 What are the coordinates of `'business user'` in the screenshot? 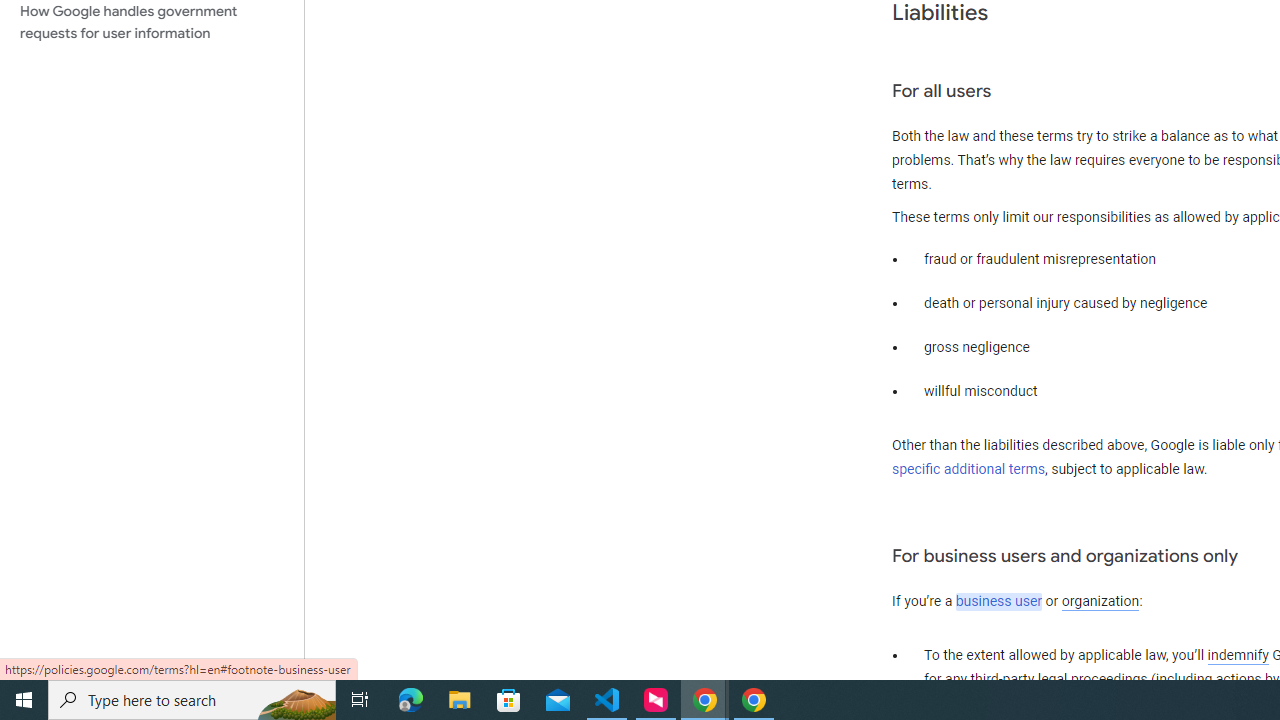 It's located at (999, 601).